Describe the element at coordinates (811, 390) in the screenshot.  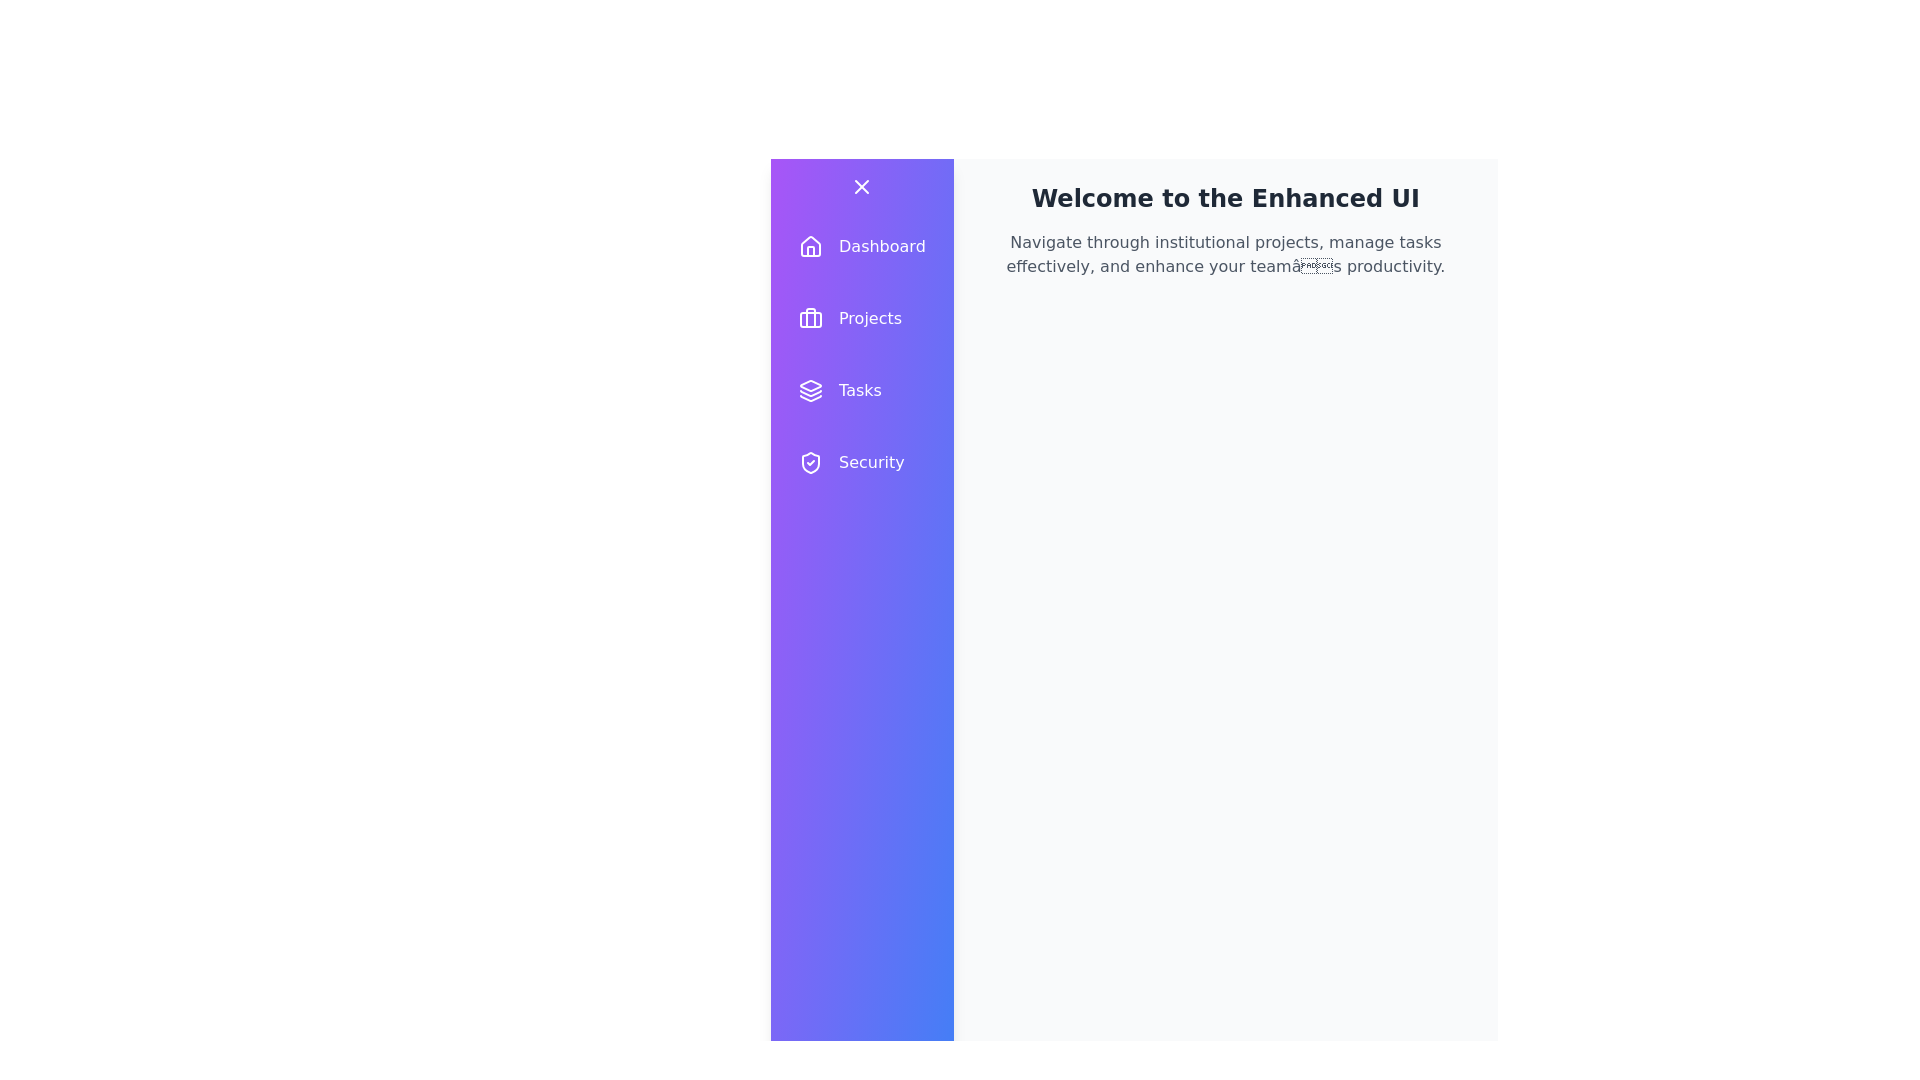
I see `the 'Tasks' icon, which is a small icon depicting three overlapping layers stacked together, located in a vertical menu with a gradient purple background` at that location.